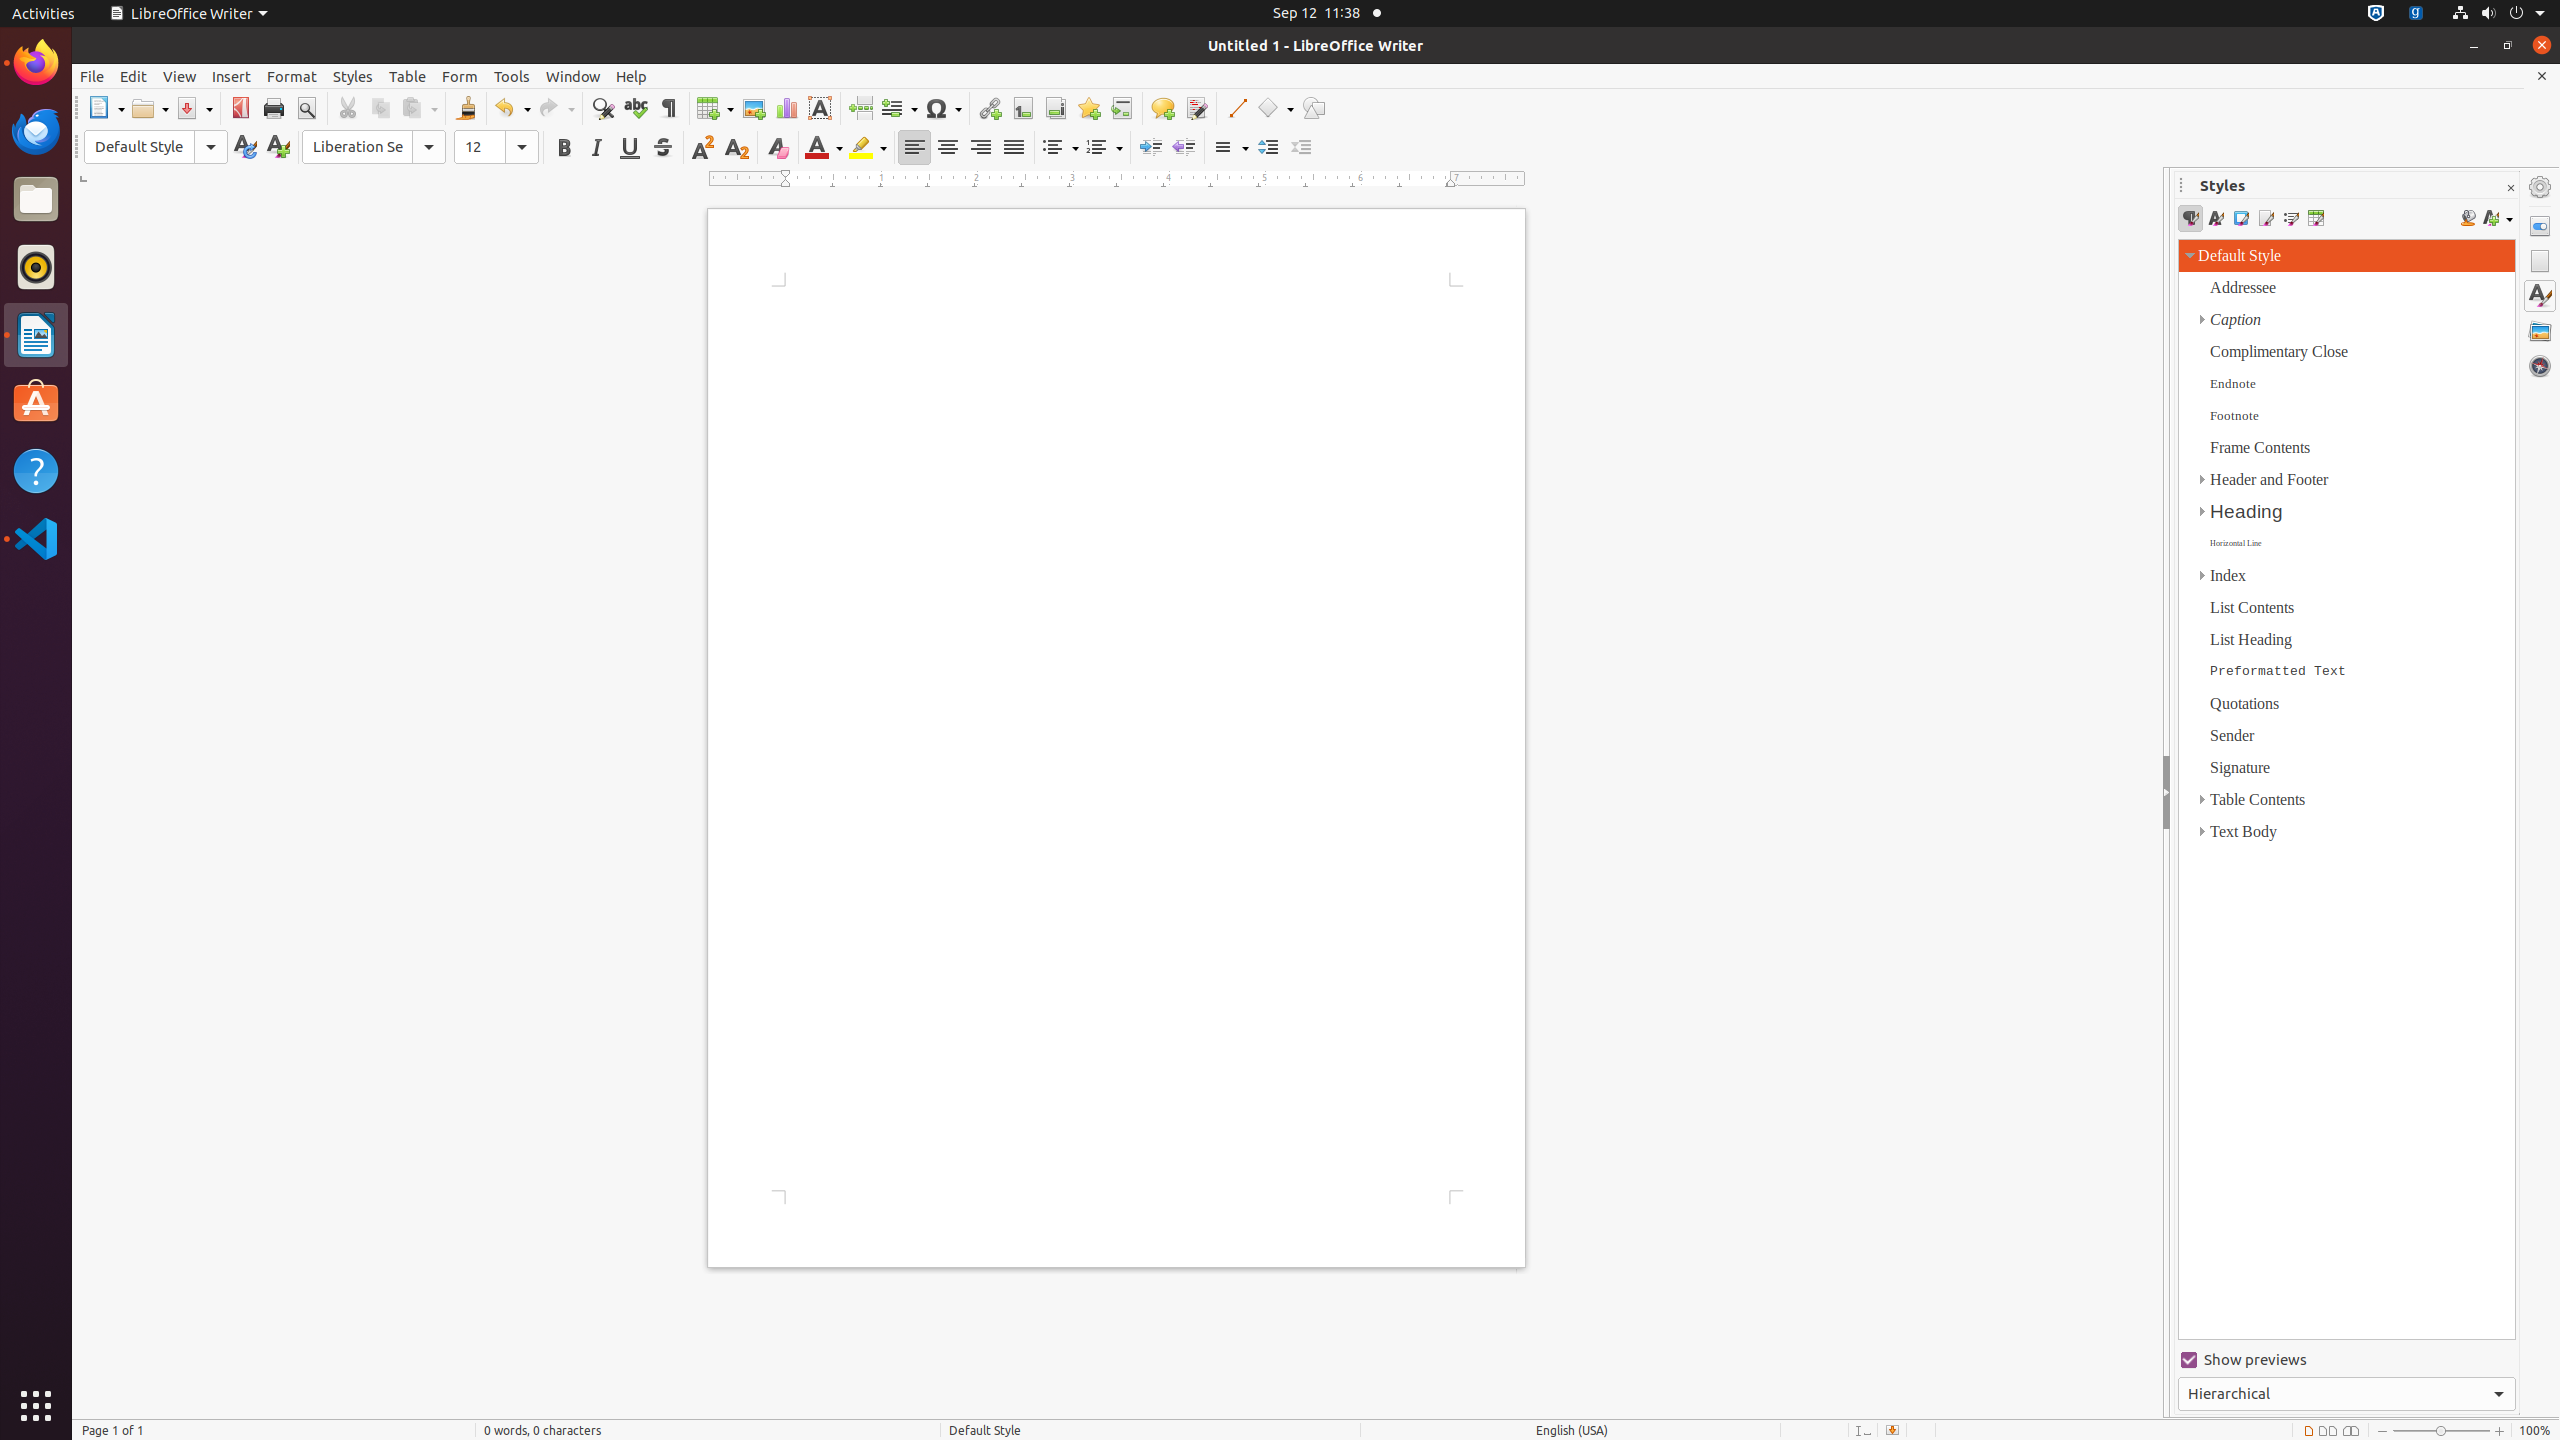 This screenshot has width=2560, height=1440. I want to click on 'Update', so click(244, 146).